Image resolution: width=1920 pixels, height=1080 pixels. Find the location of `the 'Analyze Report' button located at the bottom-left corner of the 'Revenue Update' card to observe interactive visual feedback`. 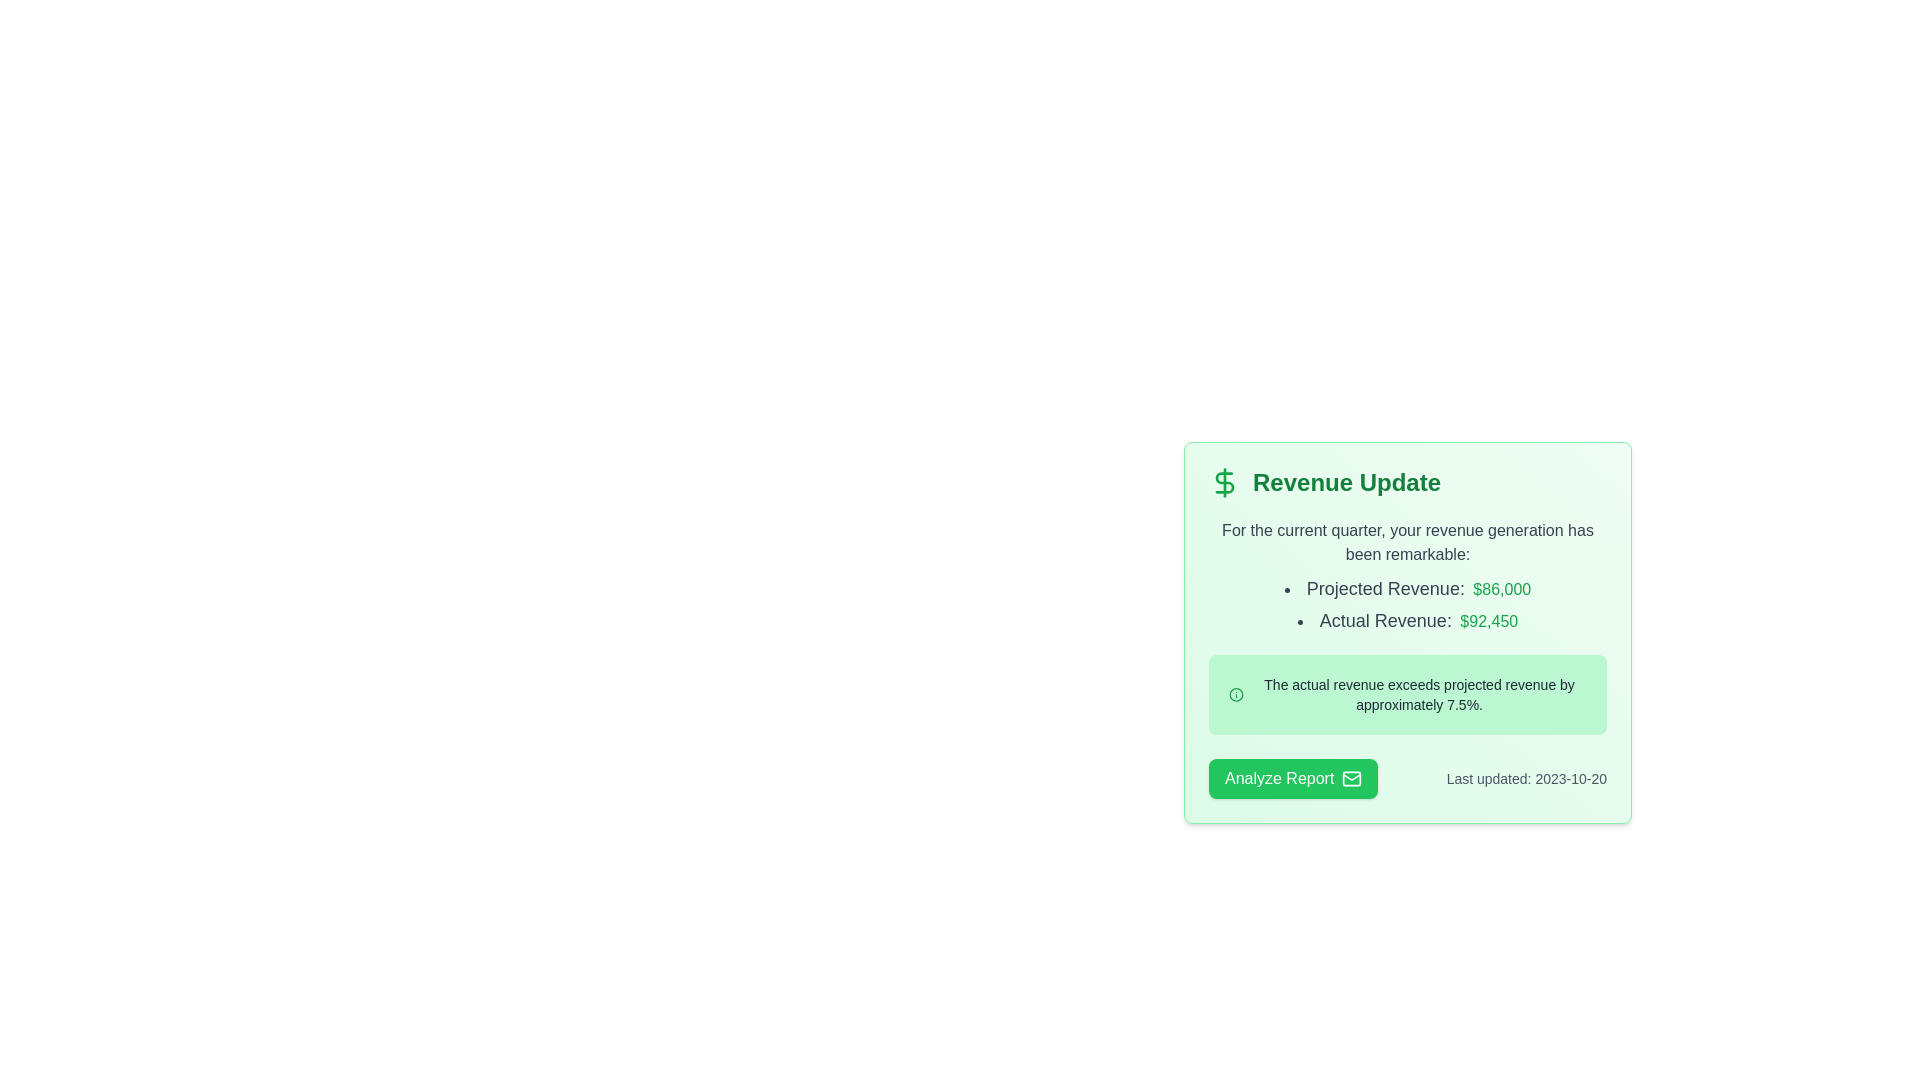

the 'Analyze Report' button located at the bottom-left corner of the 'Revenue Update' card to observe interactive visual feedback is located at coordinates (1293, 778).